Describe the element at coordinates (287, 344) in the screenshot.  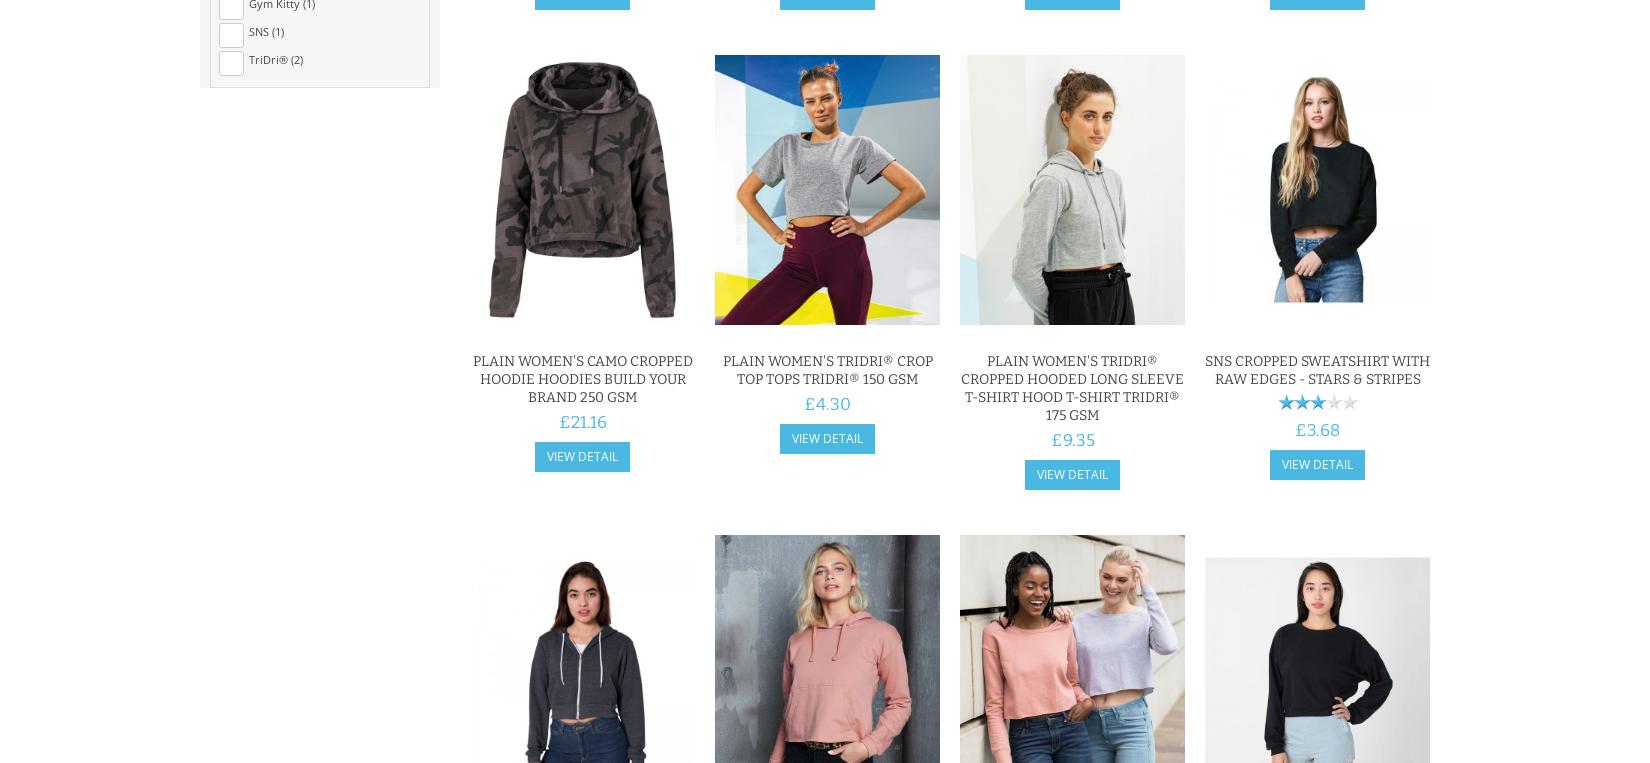
I see `'Peppermint (1)'` at that location.